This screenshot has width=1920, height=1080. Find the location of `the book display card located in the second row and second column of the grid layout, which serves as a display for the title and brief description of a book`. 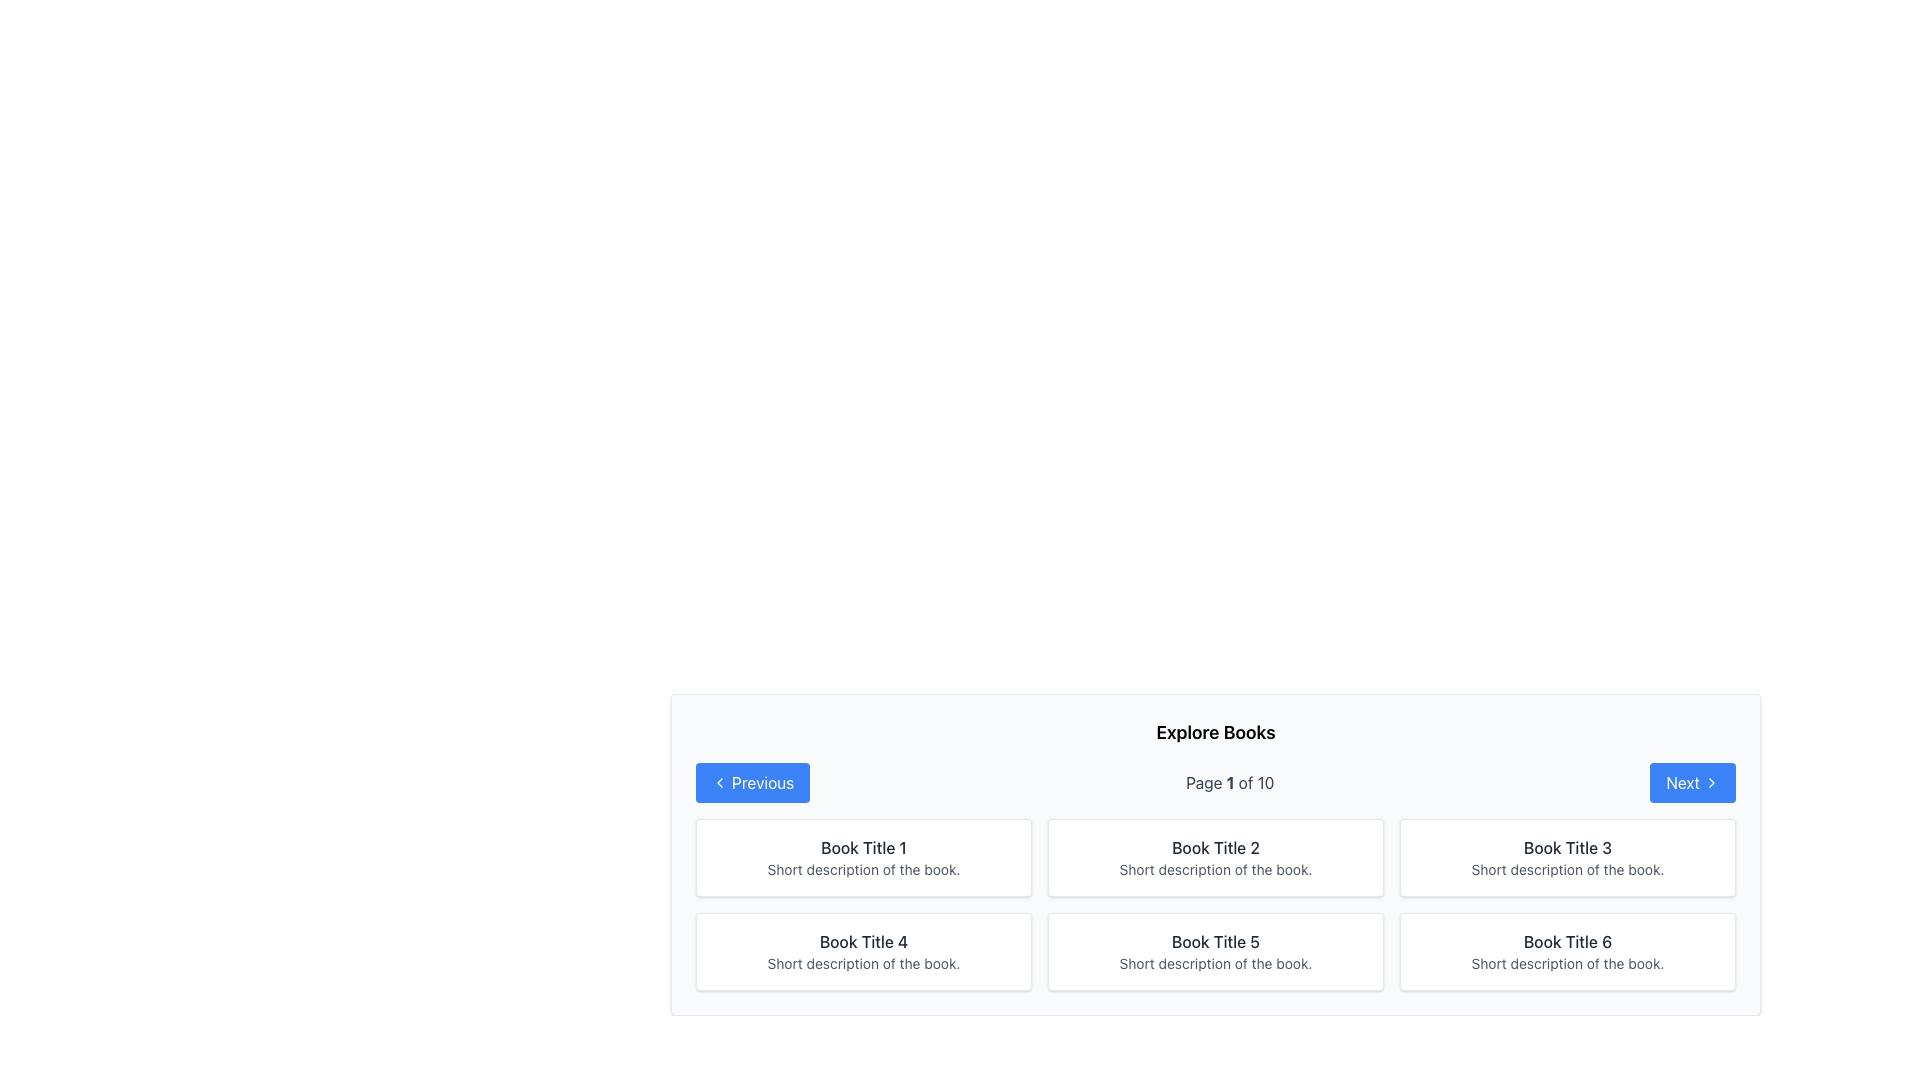

the book display card located in the second row and second column of the grid layout, which serves as a display for the title and brief description of a book is located at coordinates (1214, 951).